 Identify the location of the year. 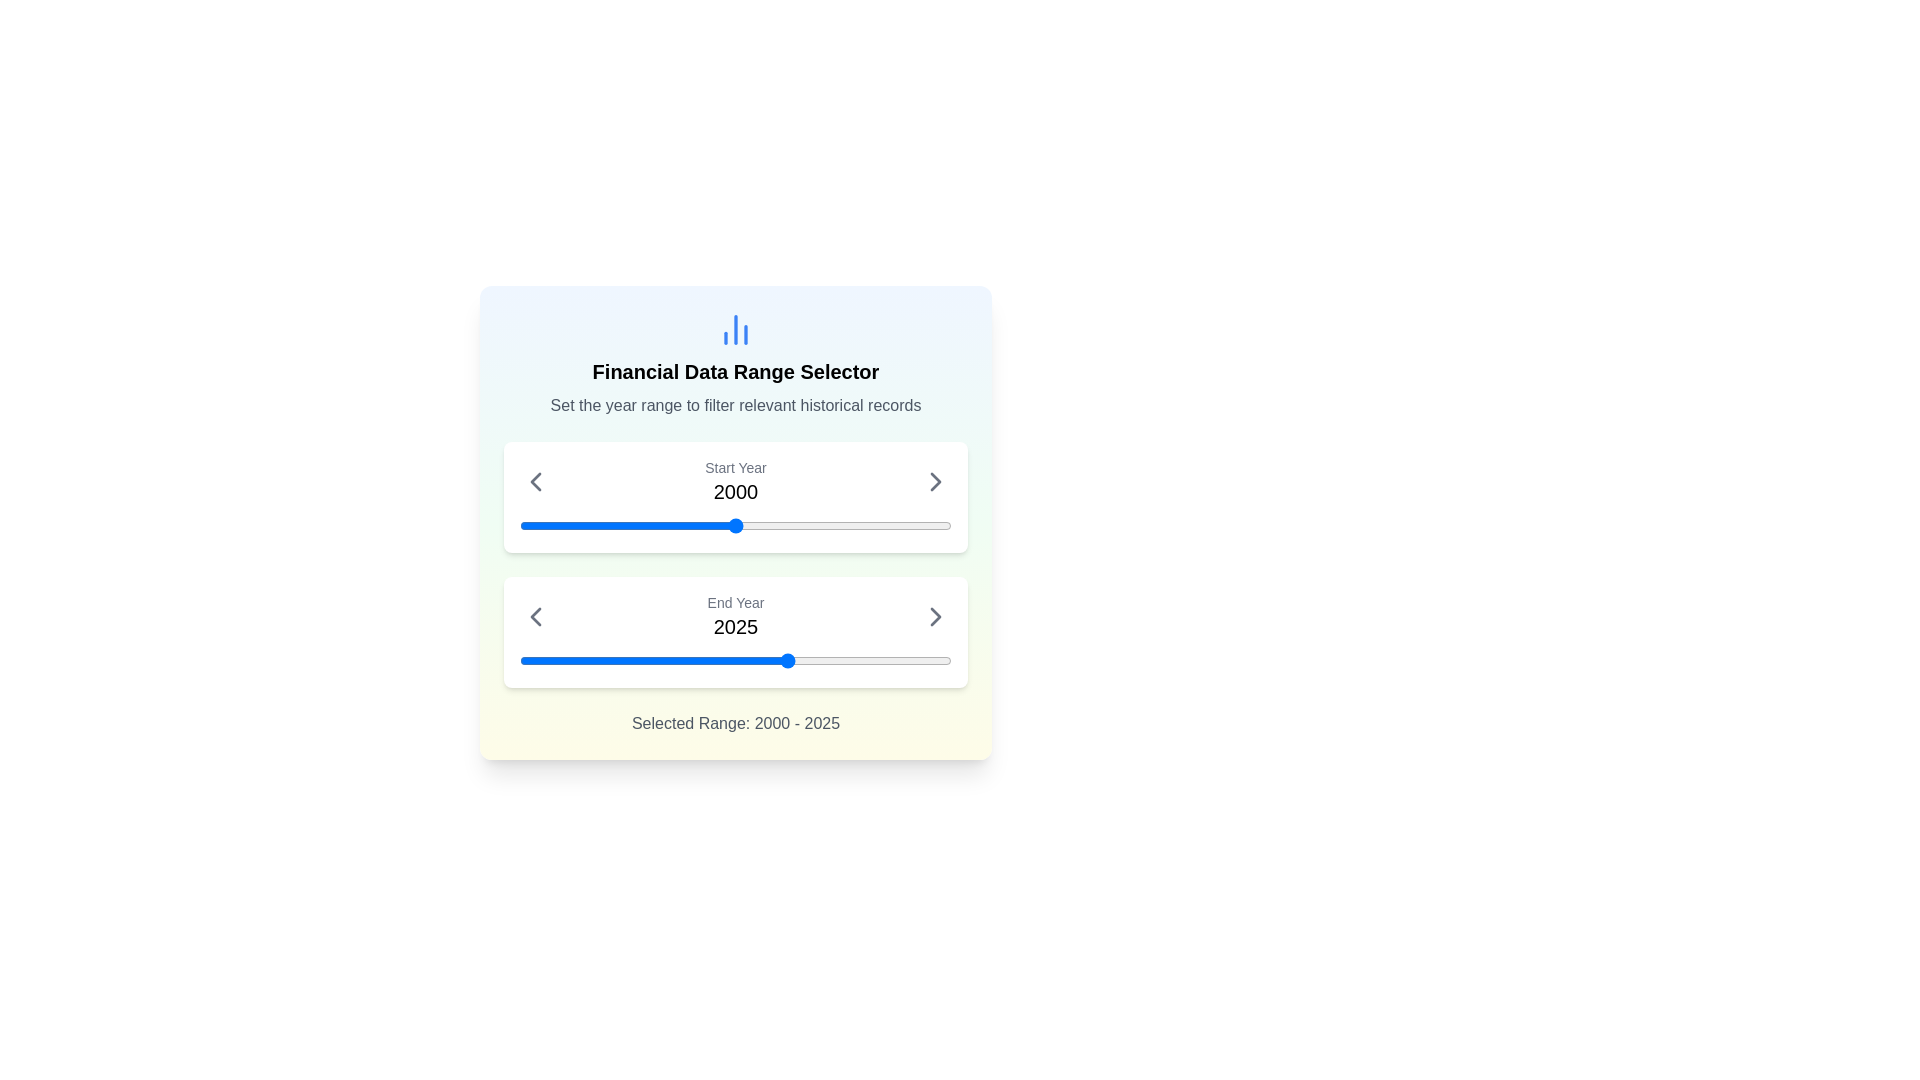
(778, 660).